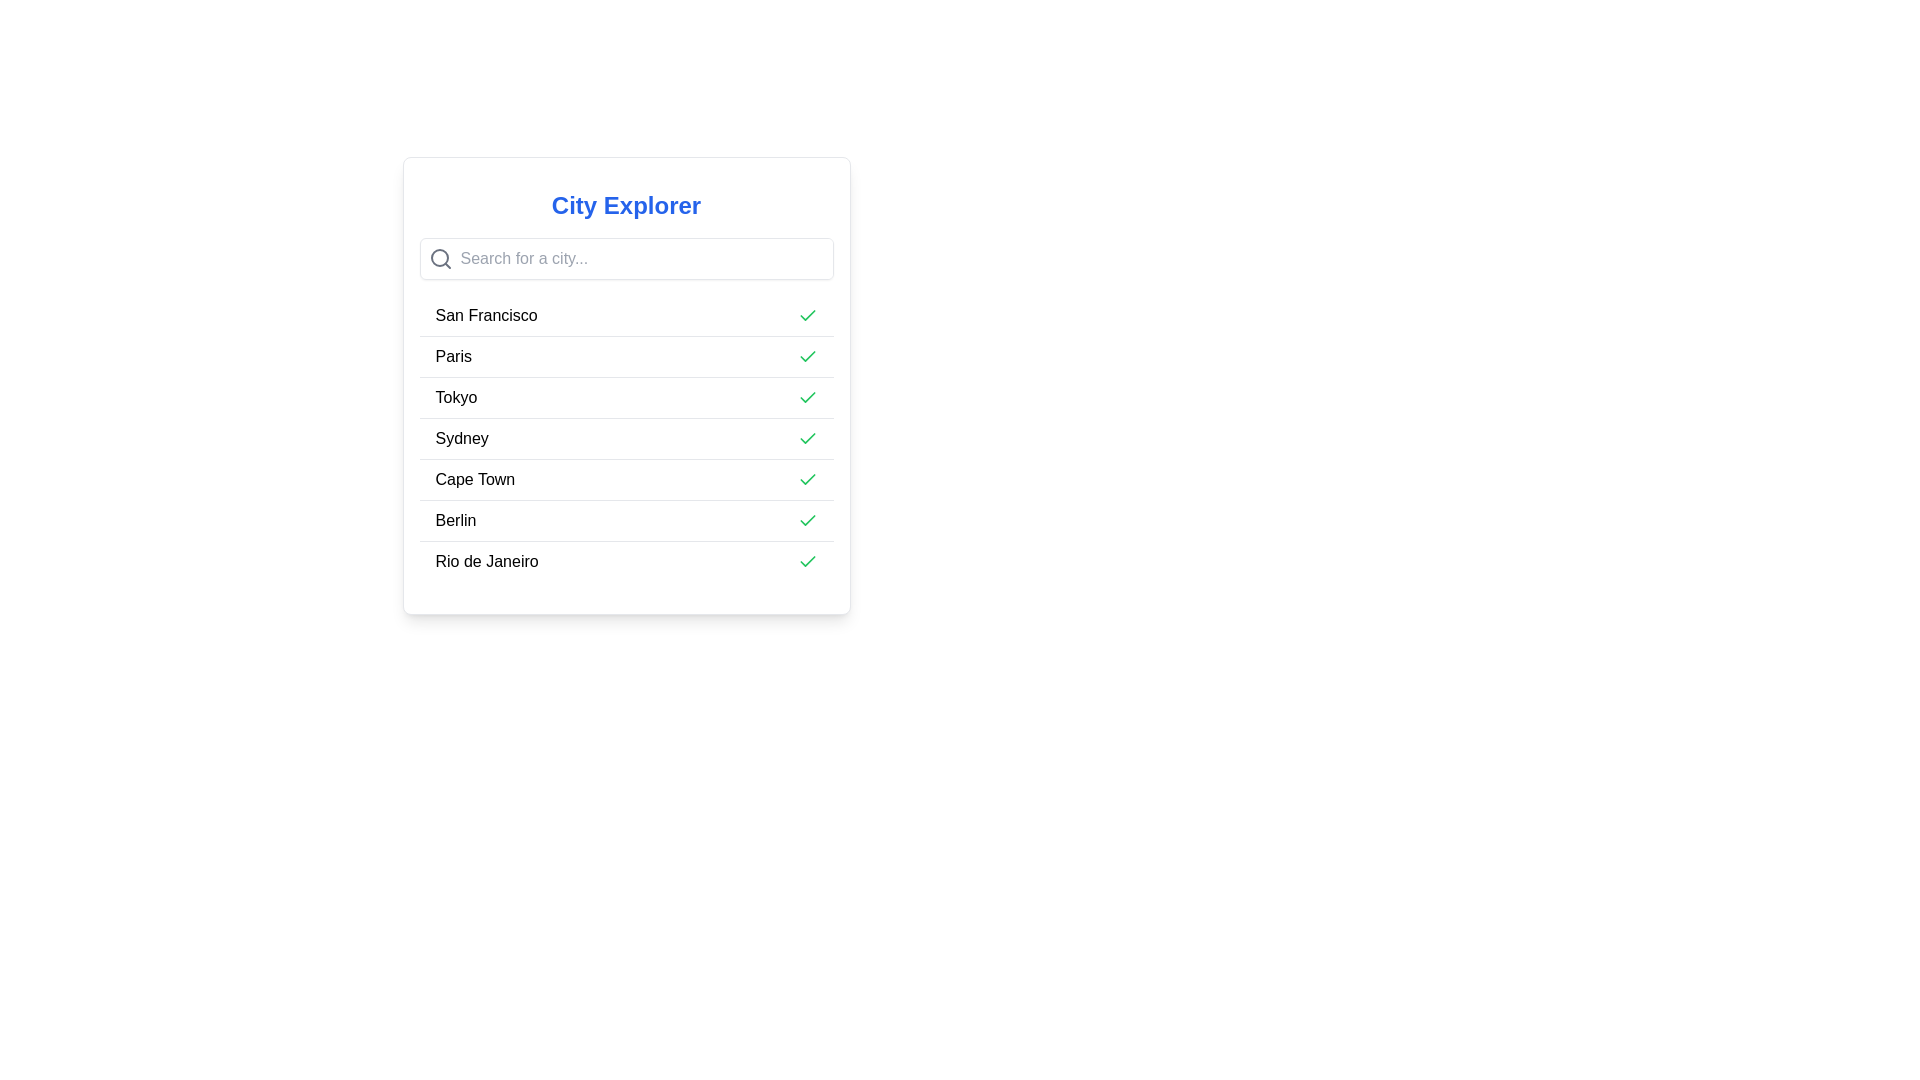  Describe the element at coordinates (438, 257) in the screenshot. I see `the decorative icon part of the magnifying glass, which symbolizes a search function, located in the header of the content layout` at that location.